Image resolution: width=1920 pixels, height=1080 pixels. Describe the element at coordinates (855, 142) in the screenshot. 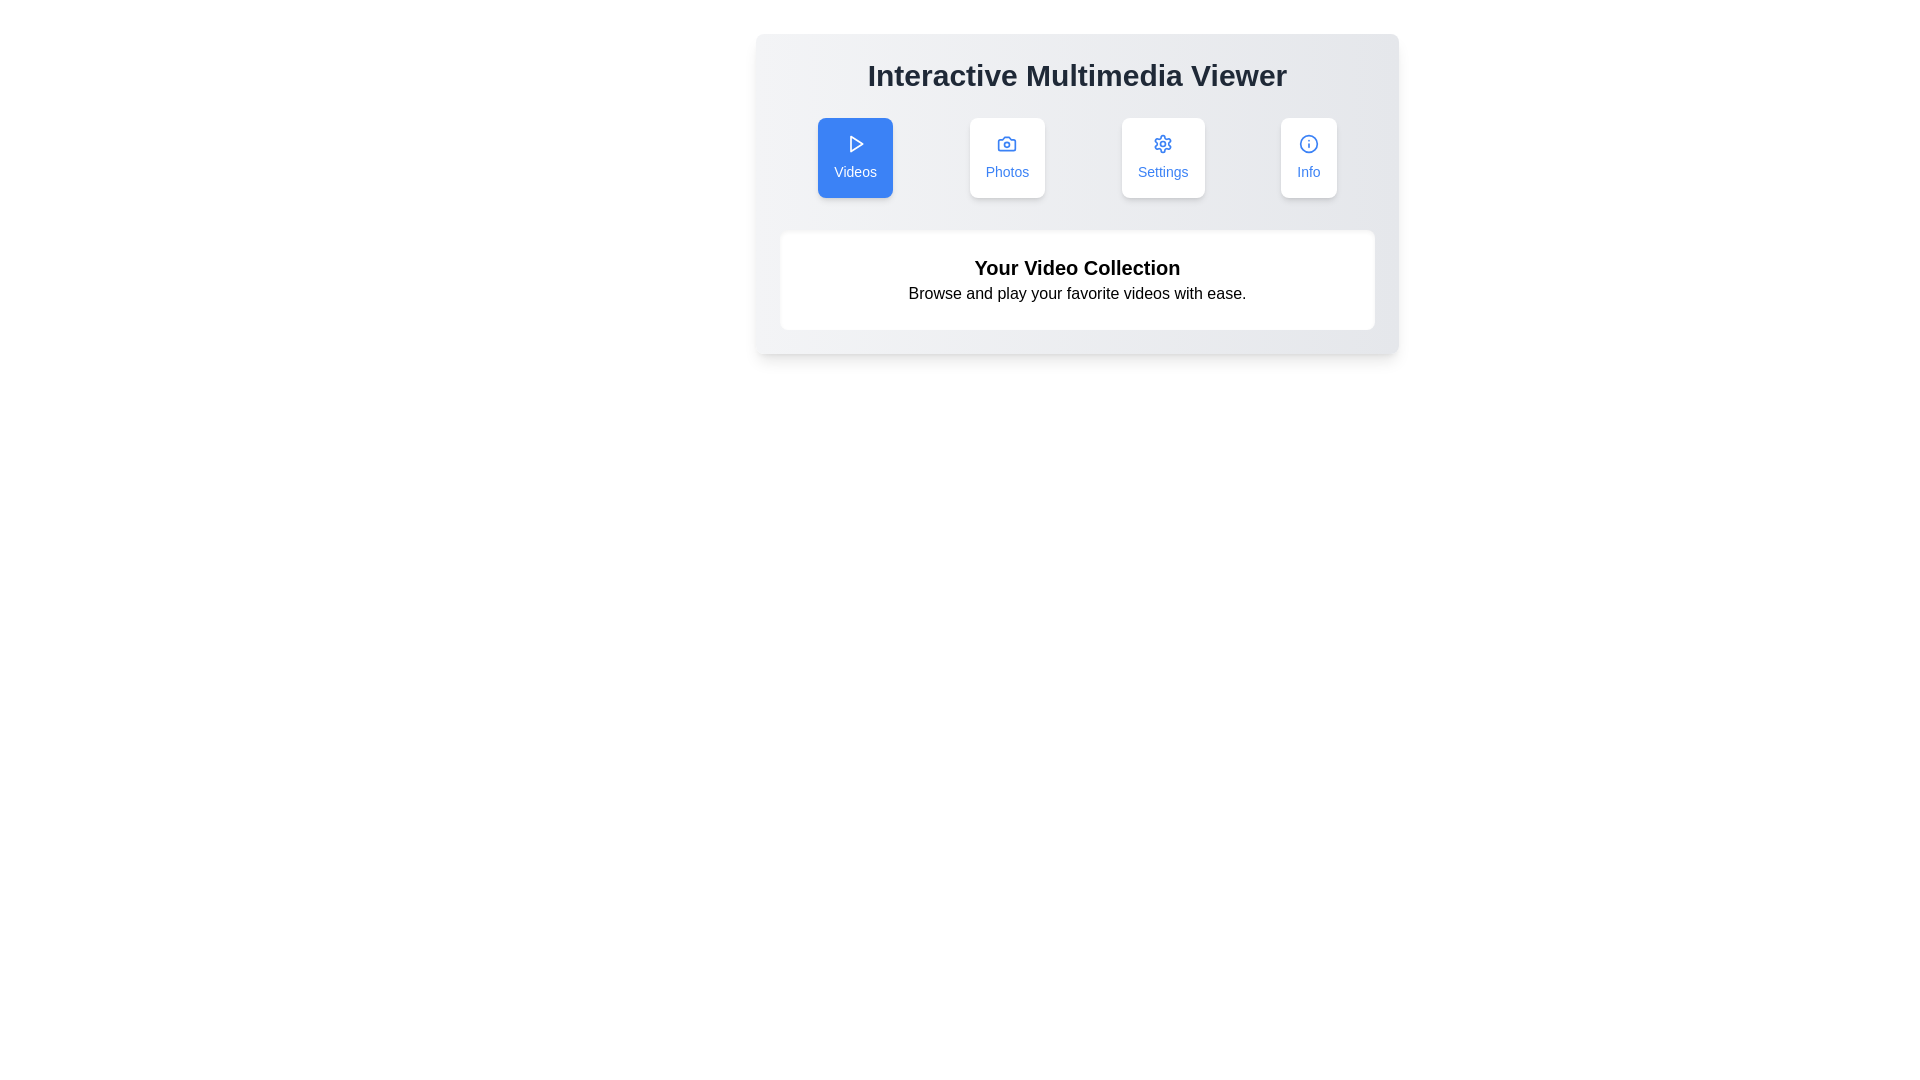

I see `the play icon located in the top-left corner of the options row, which is used to initiate playback of media content` at that location.